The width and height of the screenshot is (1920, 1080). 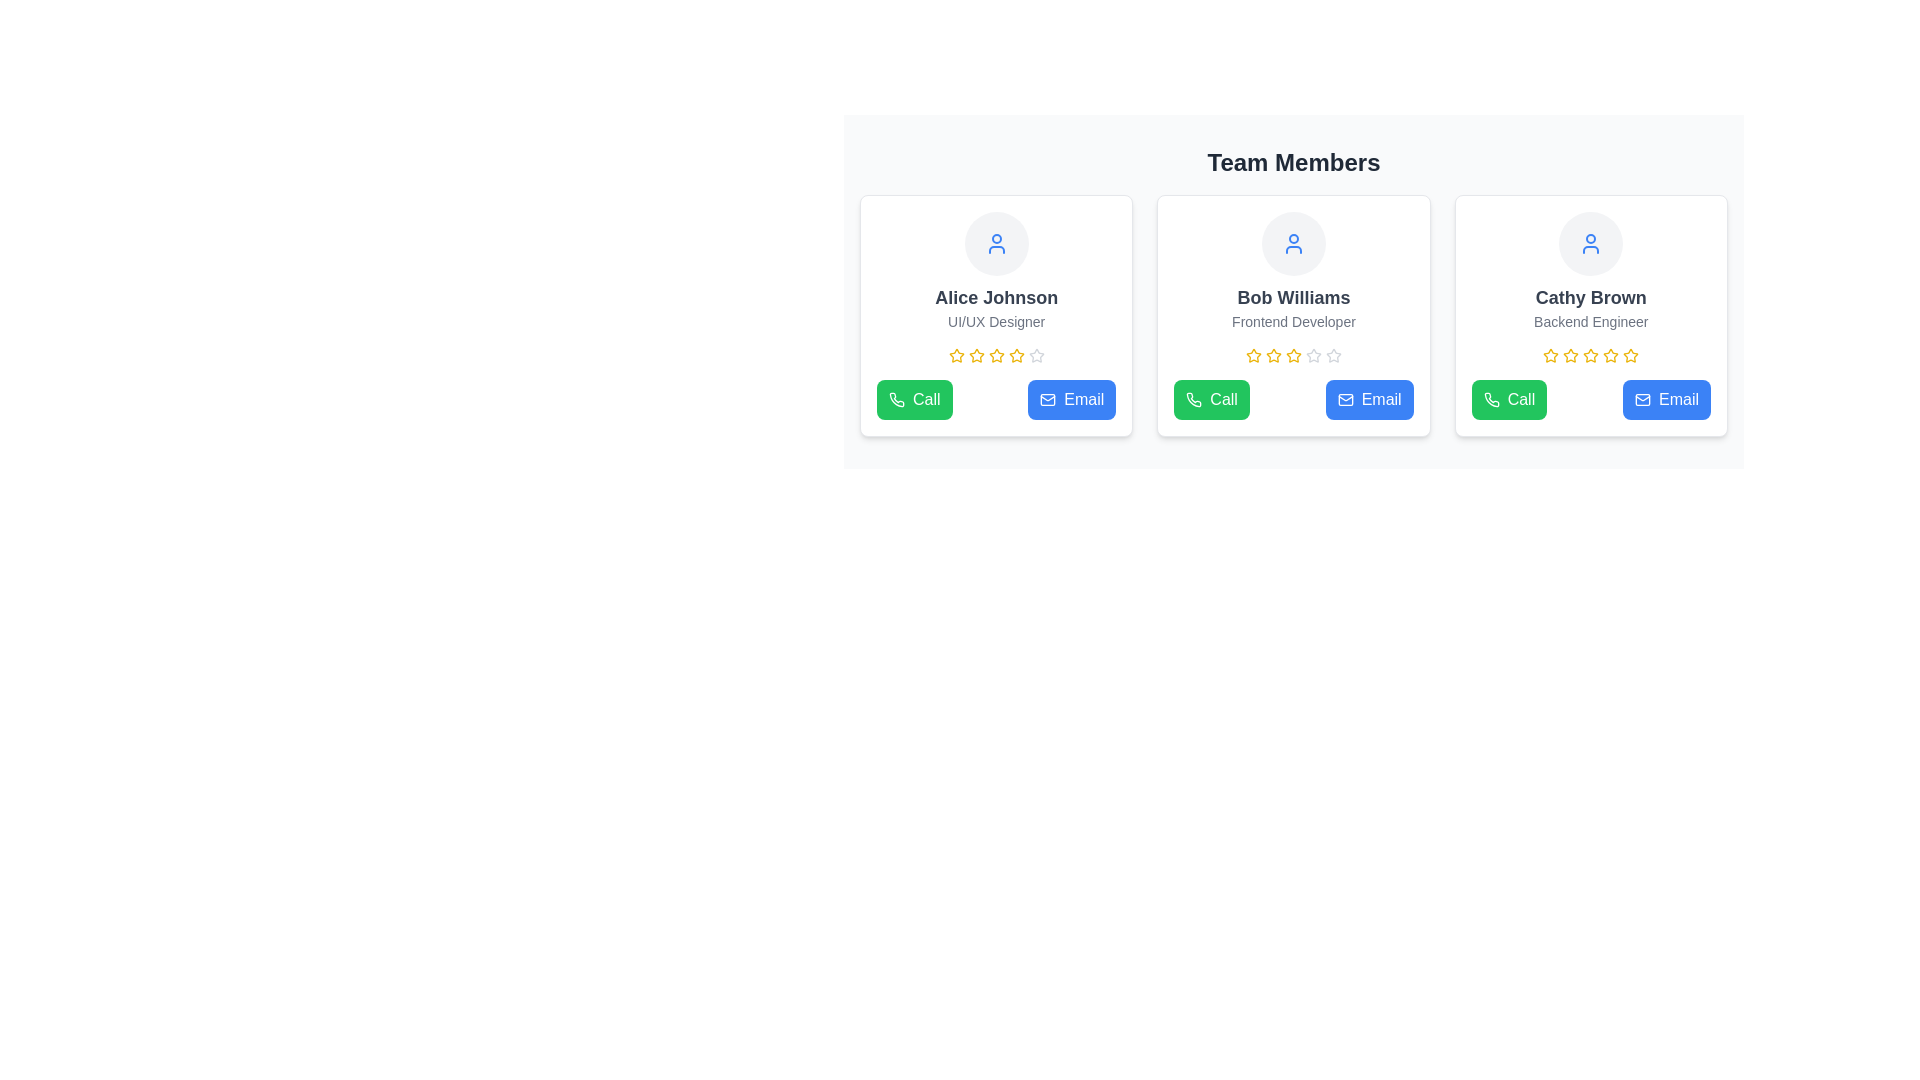 I want to click on the fourth yellow star icon in the rating display for Cathy Brown's profile card, so click(x=1590, y=354).